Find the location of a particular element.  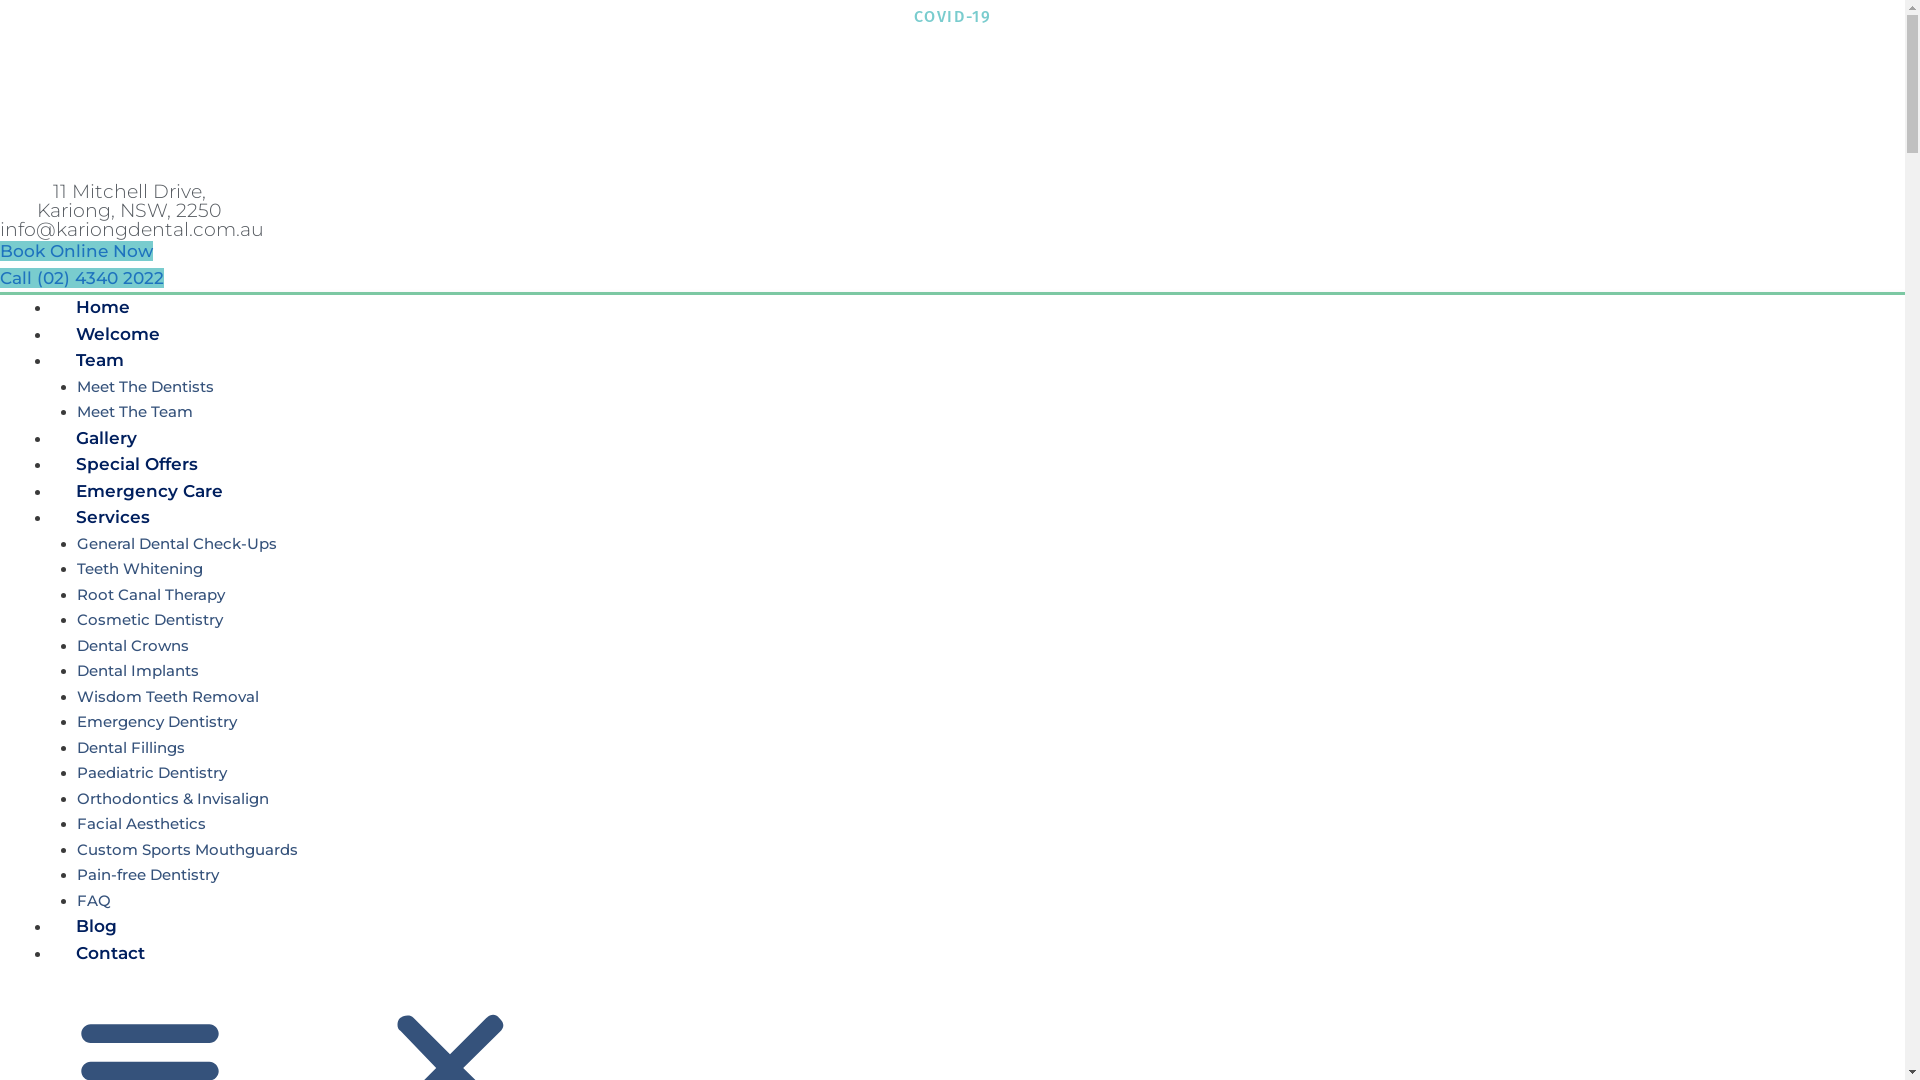

'Emergency Dentistry' is located at coordinates (154, 721).